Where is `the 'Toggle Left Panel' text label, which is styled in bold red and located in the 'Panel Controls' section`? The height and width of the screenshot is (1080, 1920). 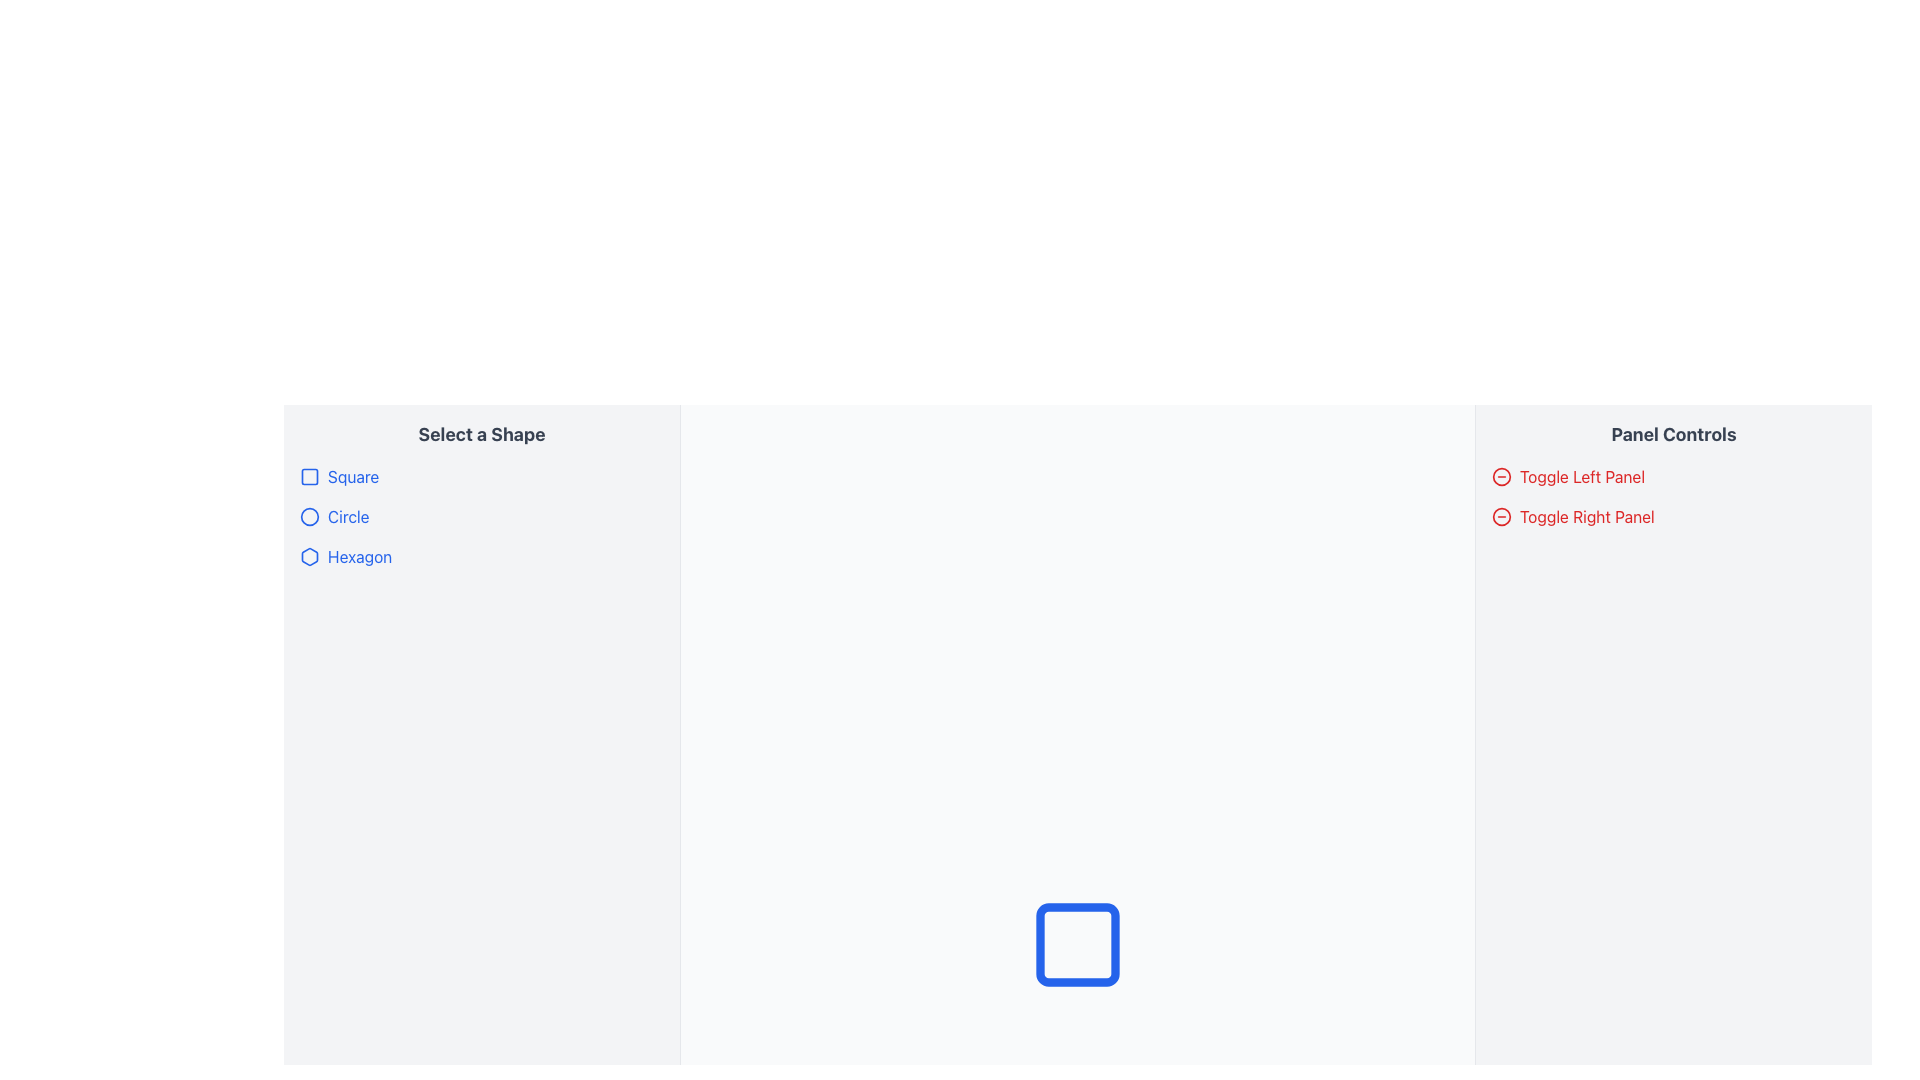 the 'Toggle Left Panel' text label, which is styled in bold red and located in the 'Panel Controls' section is located at coordinates (1581, 477).